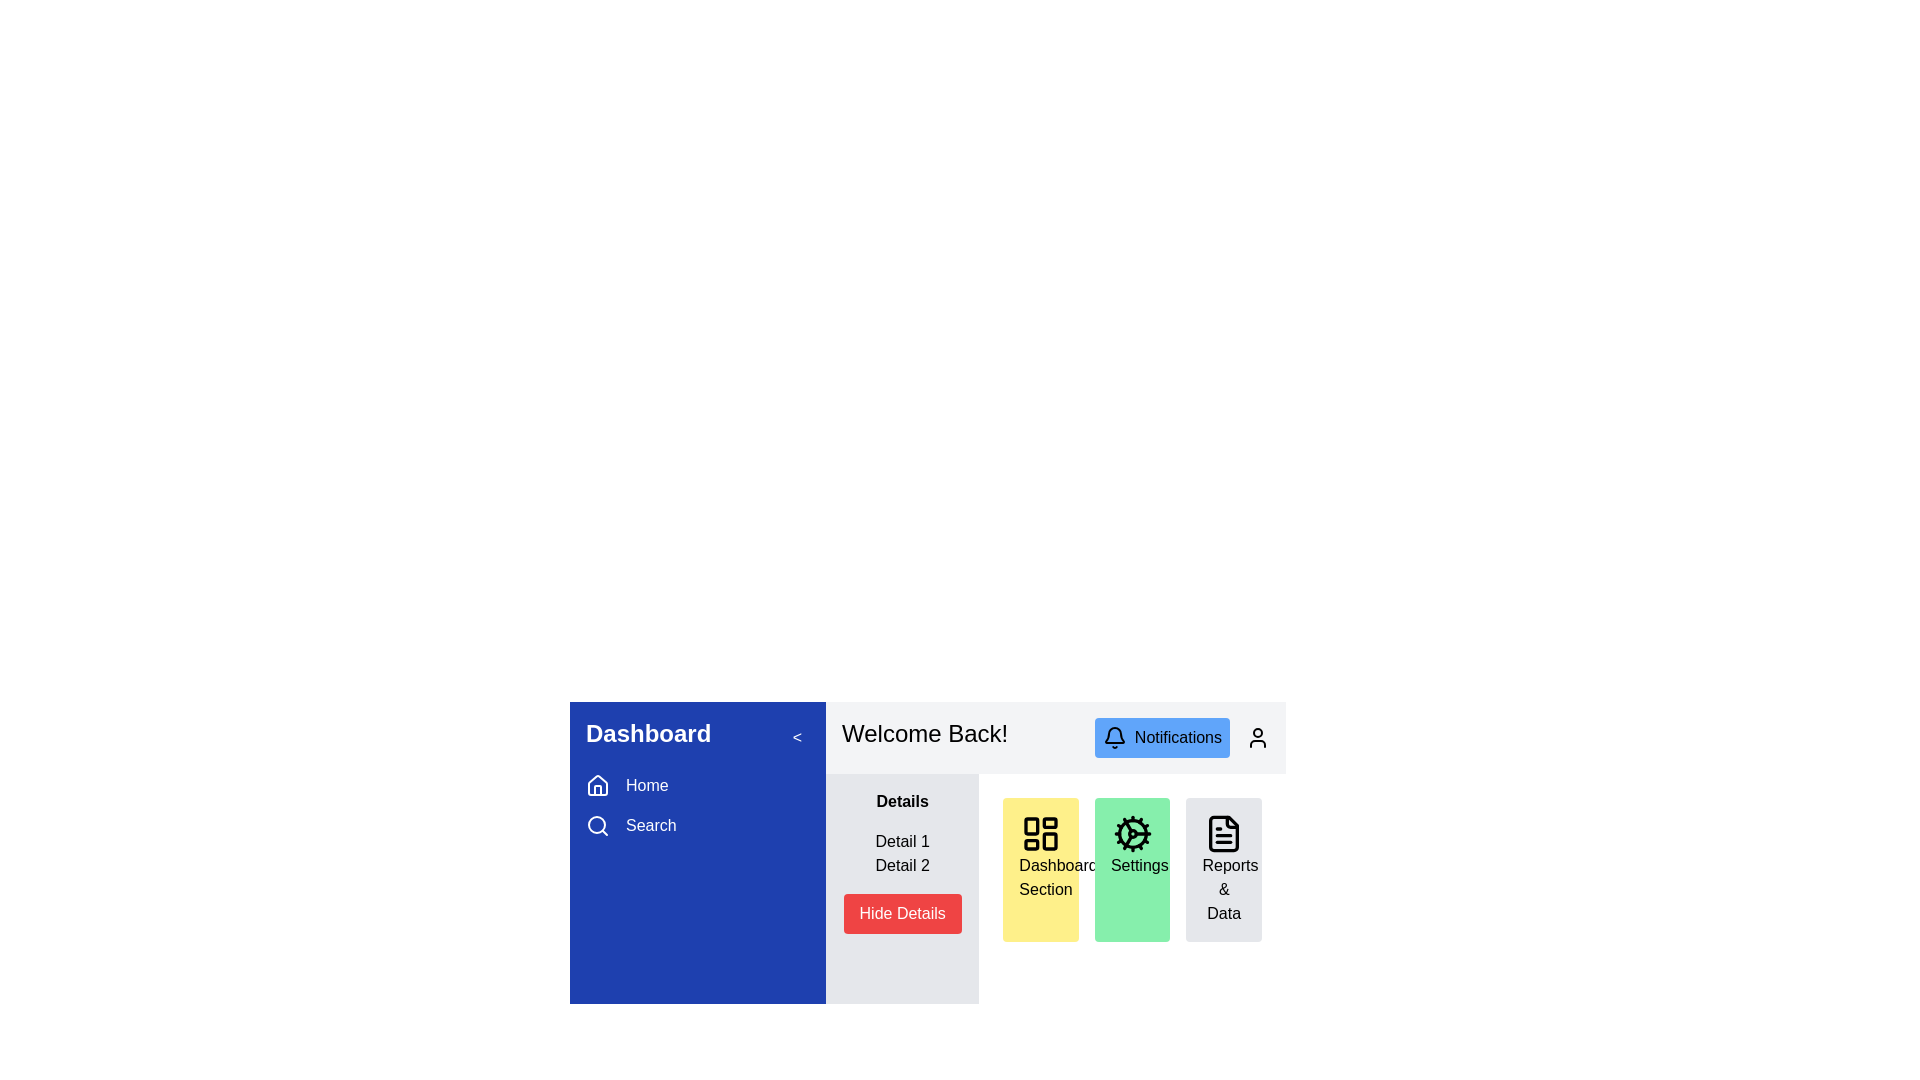  What do you see at coordinates (1223, 833) in the screenshot?
I see `the document icon, which is a graphical representation resembling a sheet of paper with a folded corner and horizontal lines, located in the 'Reports & Data' section at the bottom-right of the main content area` at bounding box center [1223, 833].